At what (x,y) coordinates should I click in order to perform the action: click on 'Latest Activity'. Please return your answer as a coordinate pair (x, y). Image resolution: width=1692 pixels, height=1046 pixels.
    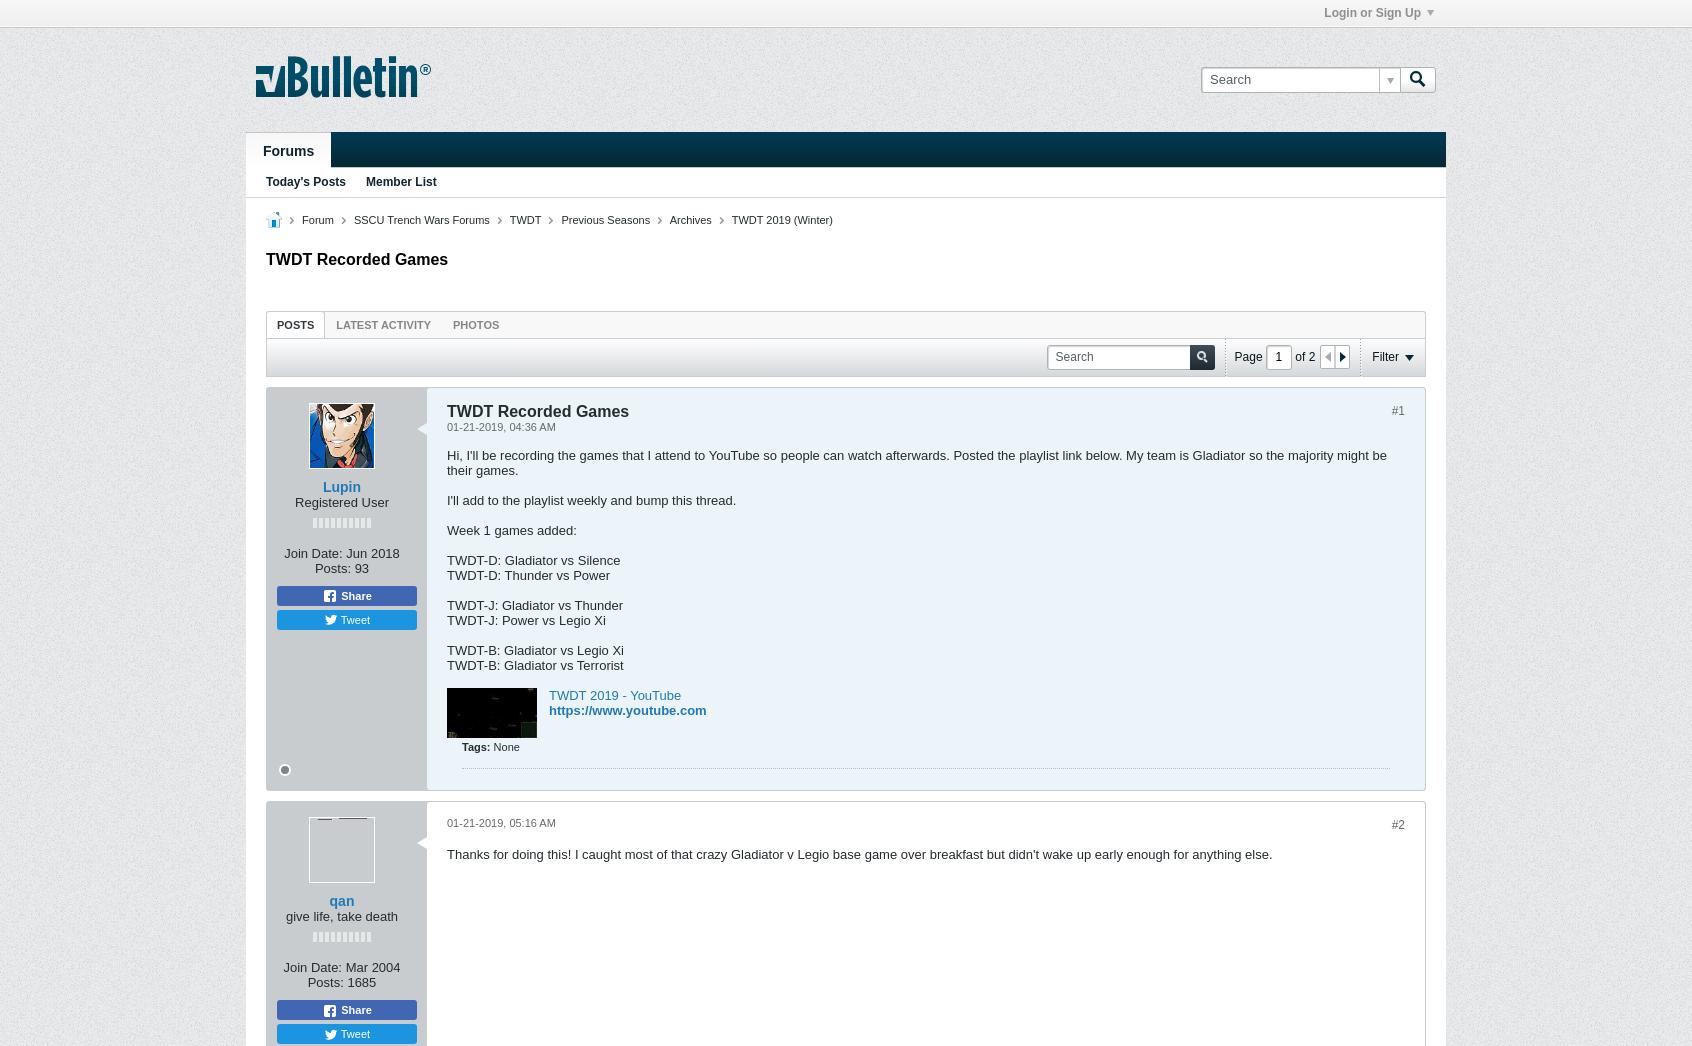
    Looking at the image, I should click on (383, 323).